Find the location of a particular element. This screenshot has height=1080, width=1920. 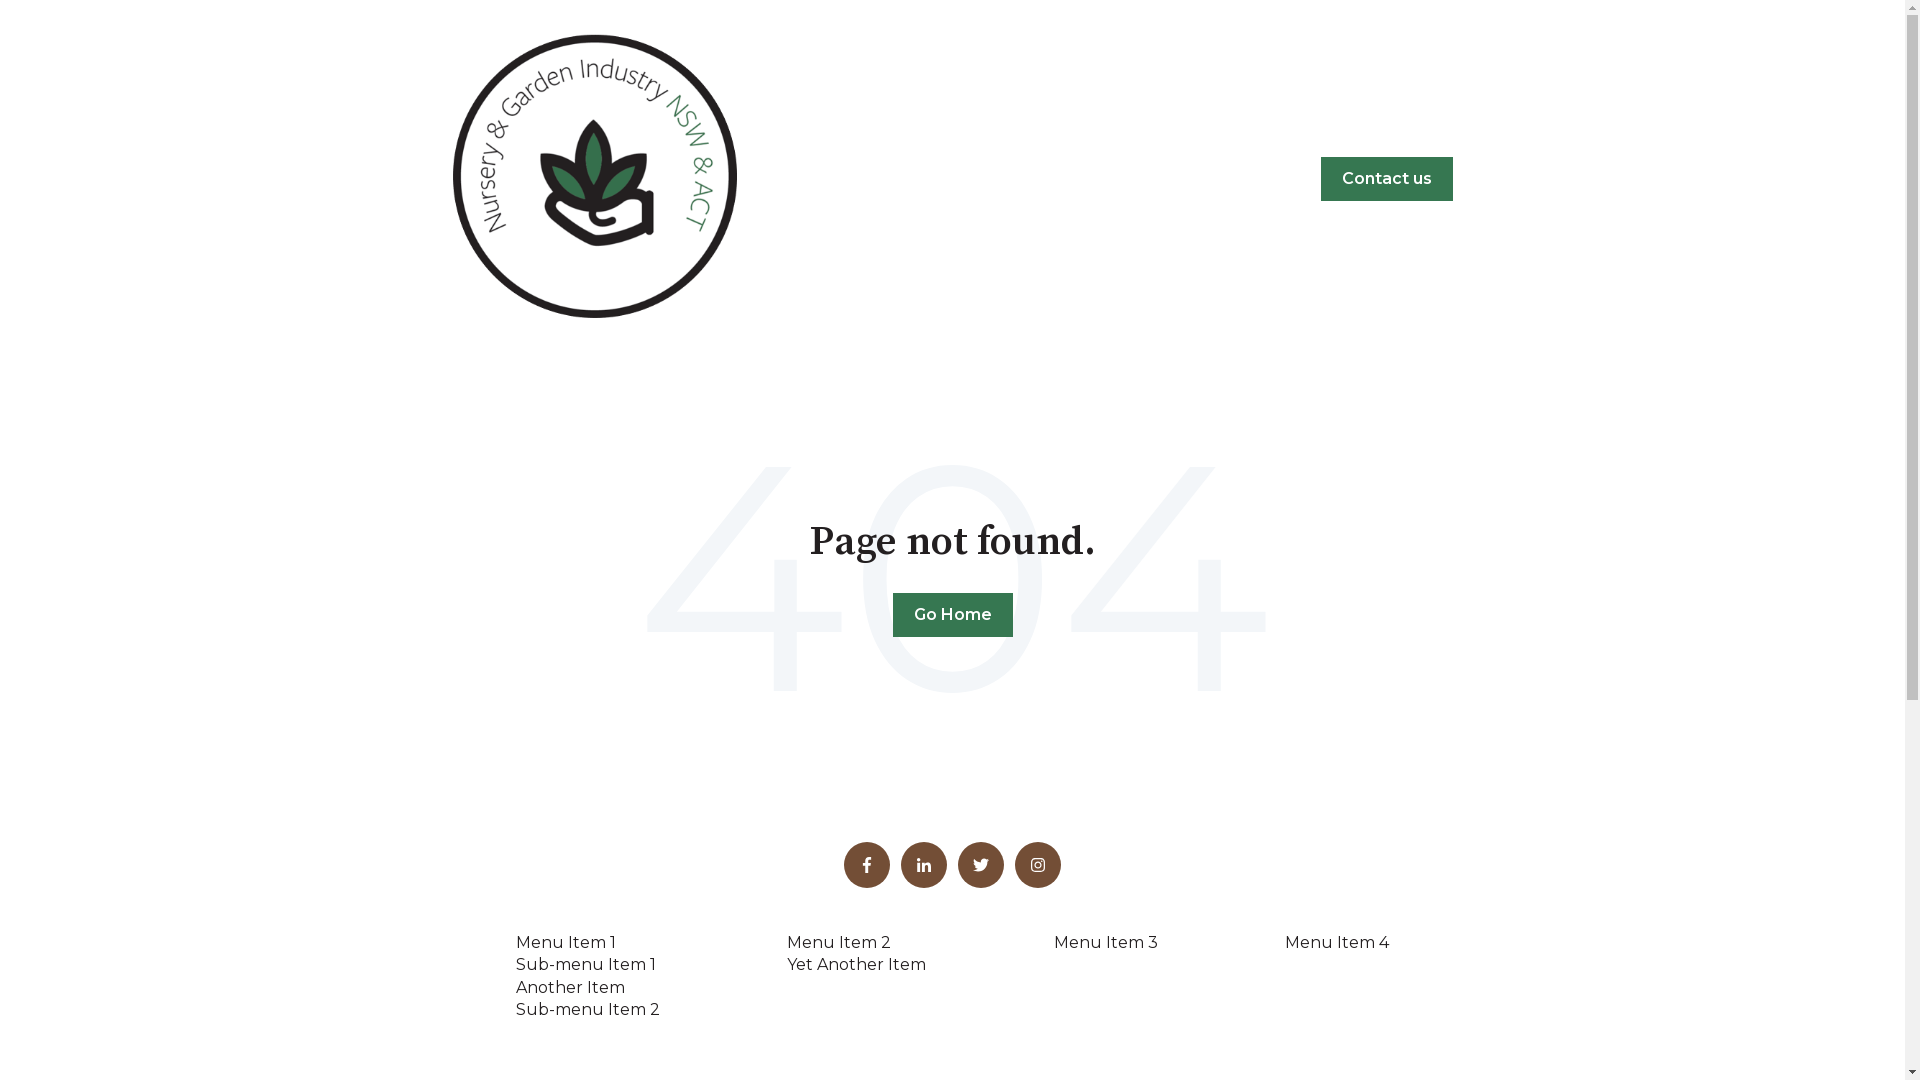

'Menu Item 1' is located at coordinates (565, 942).